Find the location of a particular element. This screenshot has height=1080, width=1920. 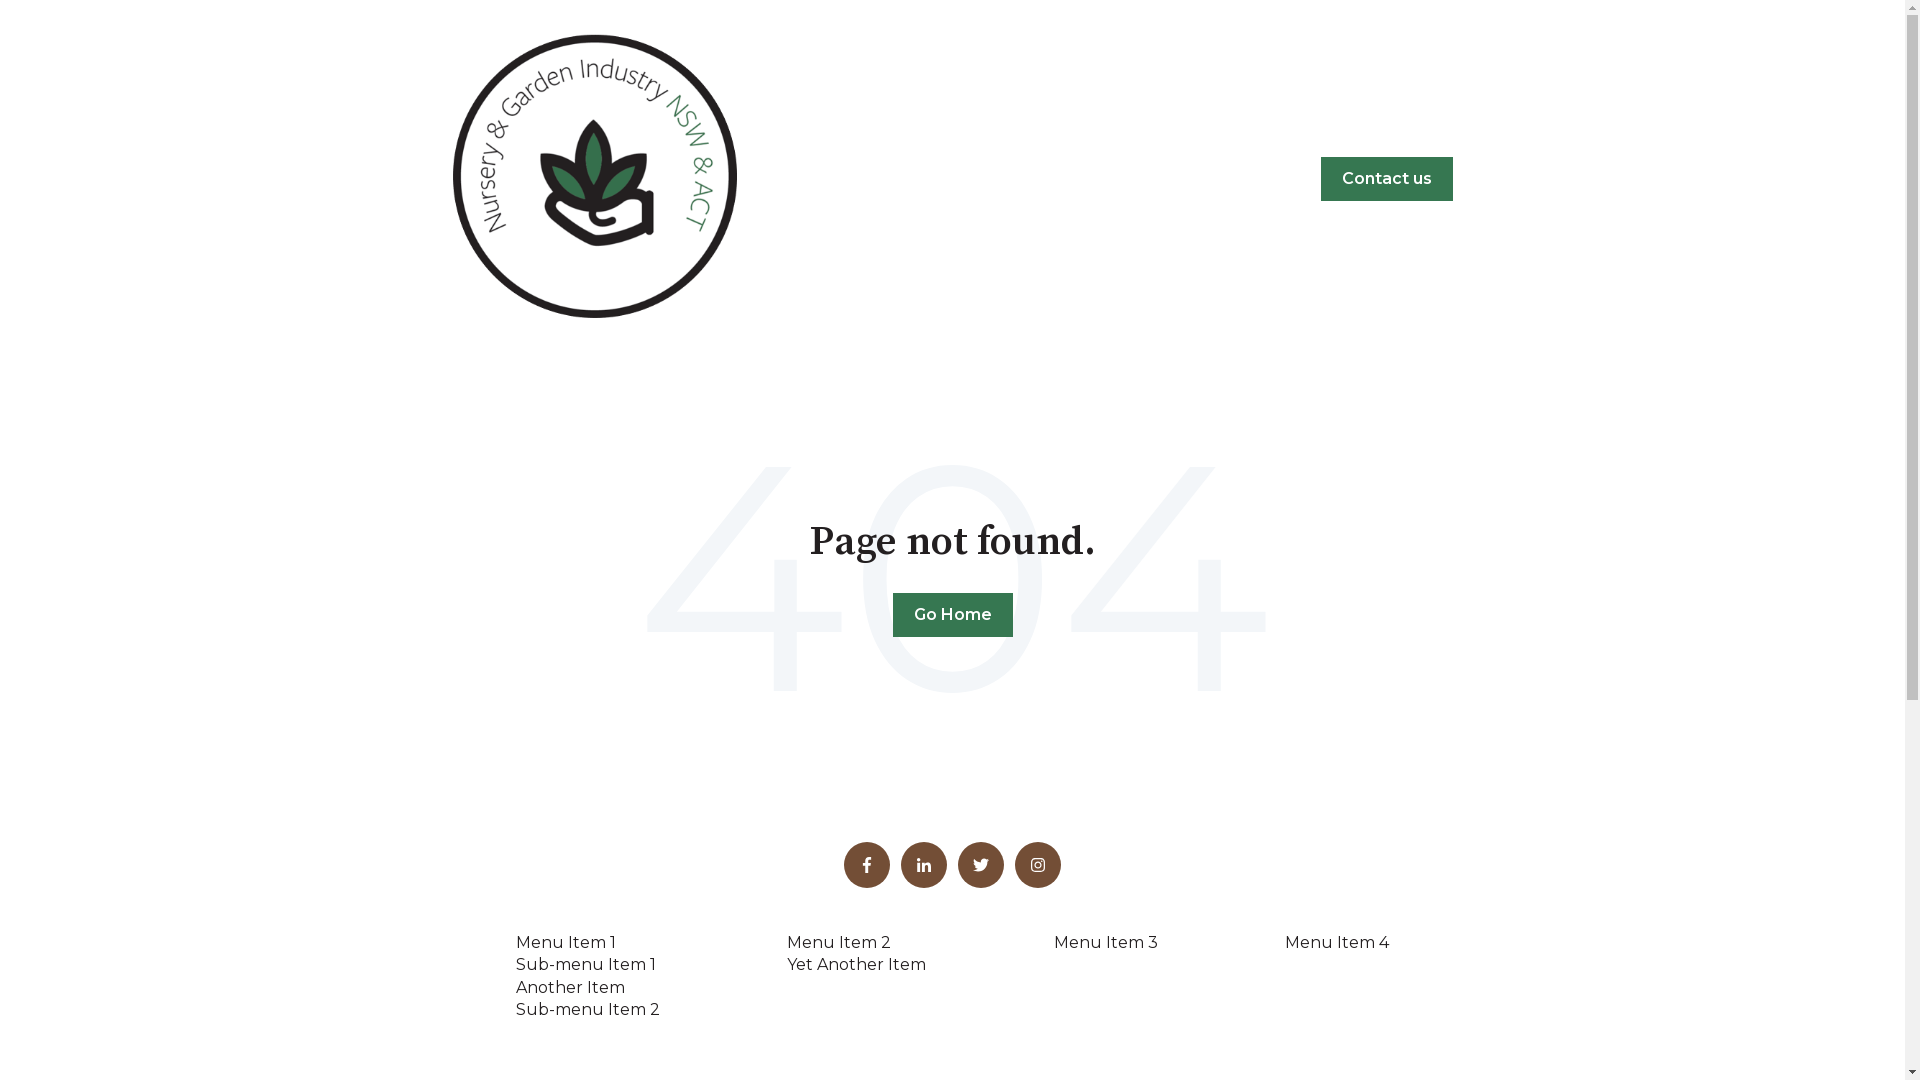

'Menu Item 1' is located at coordinates (565, 942).